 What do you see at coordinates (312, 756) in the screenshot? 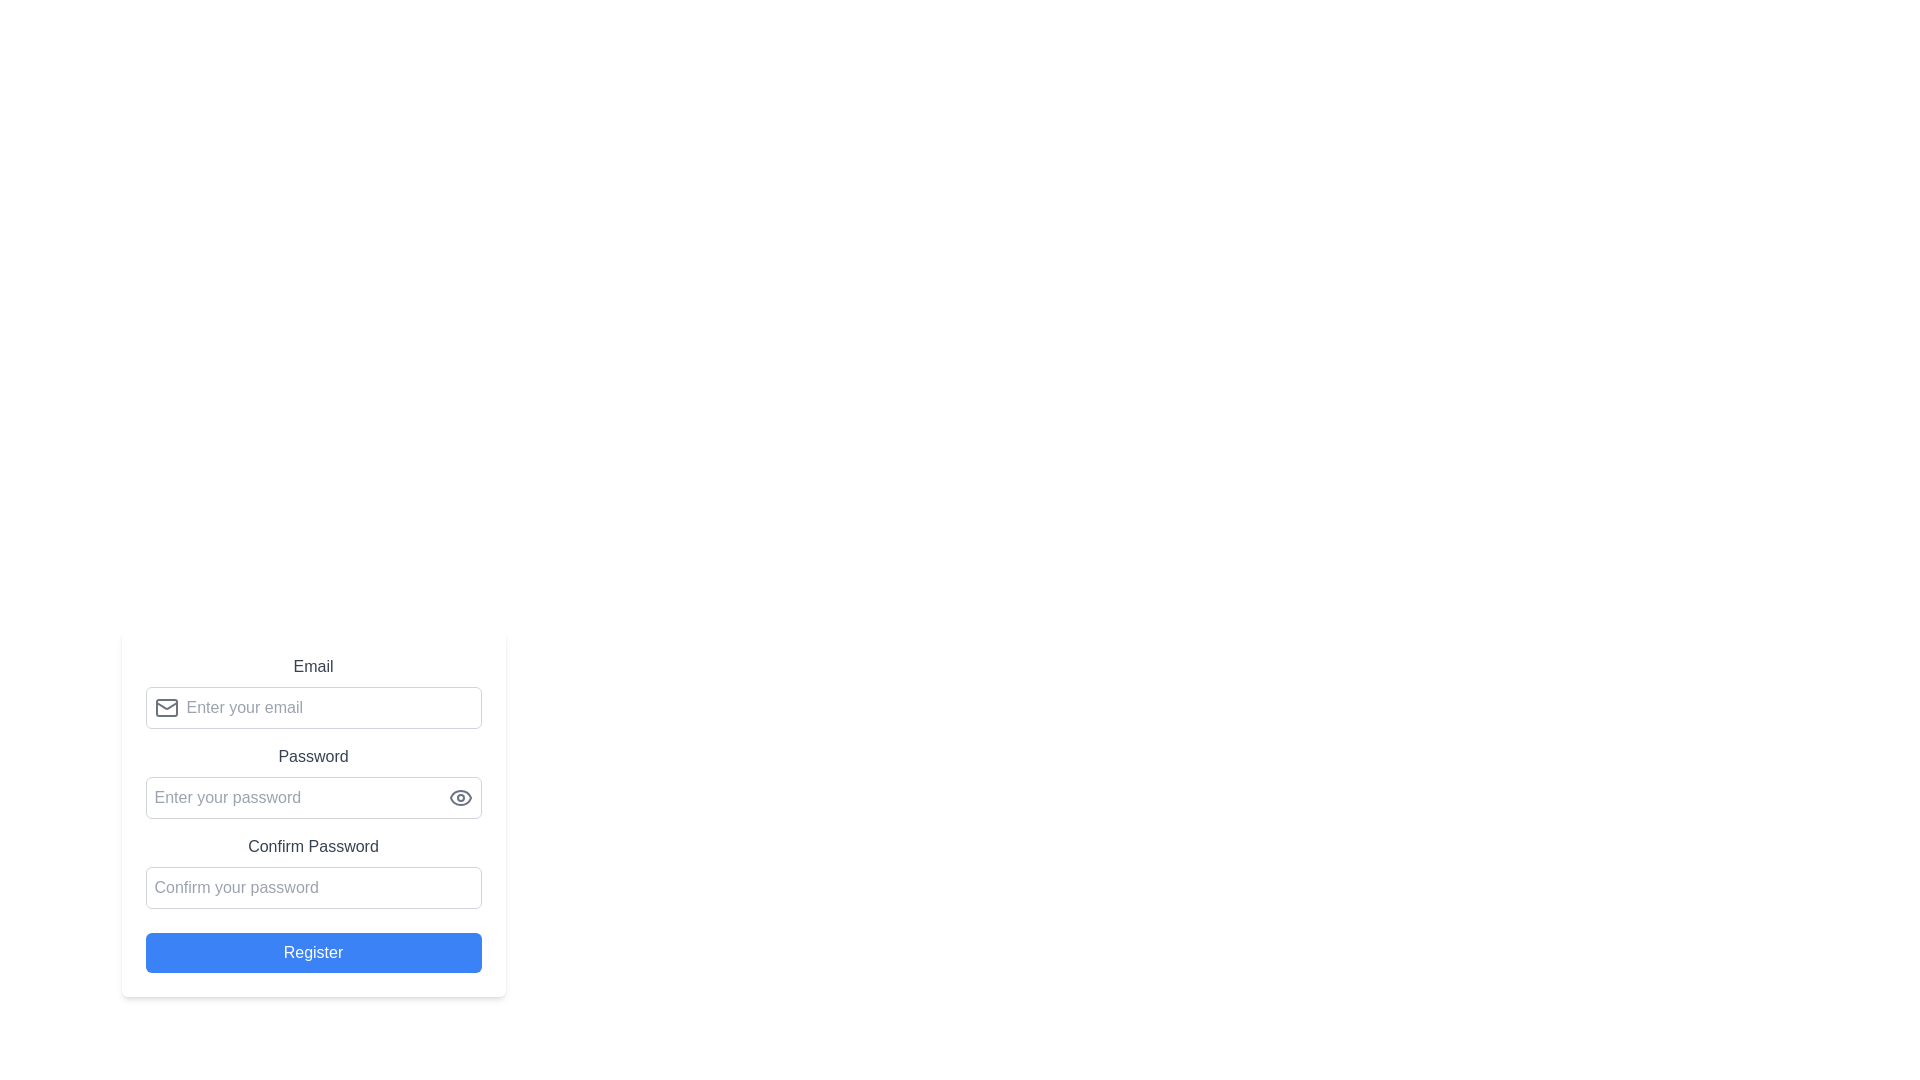
I see `text label that indicates the expected input for the password field, located above the password input field and its visibility toggle icon` at bounding box center [312, 756].